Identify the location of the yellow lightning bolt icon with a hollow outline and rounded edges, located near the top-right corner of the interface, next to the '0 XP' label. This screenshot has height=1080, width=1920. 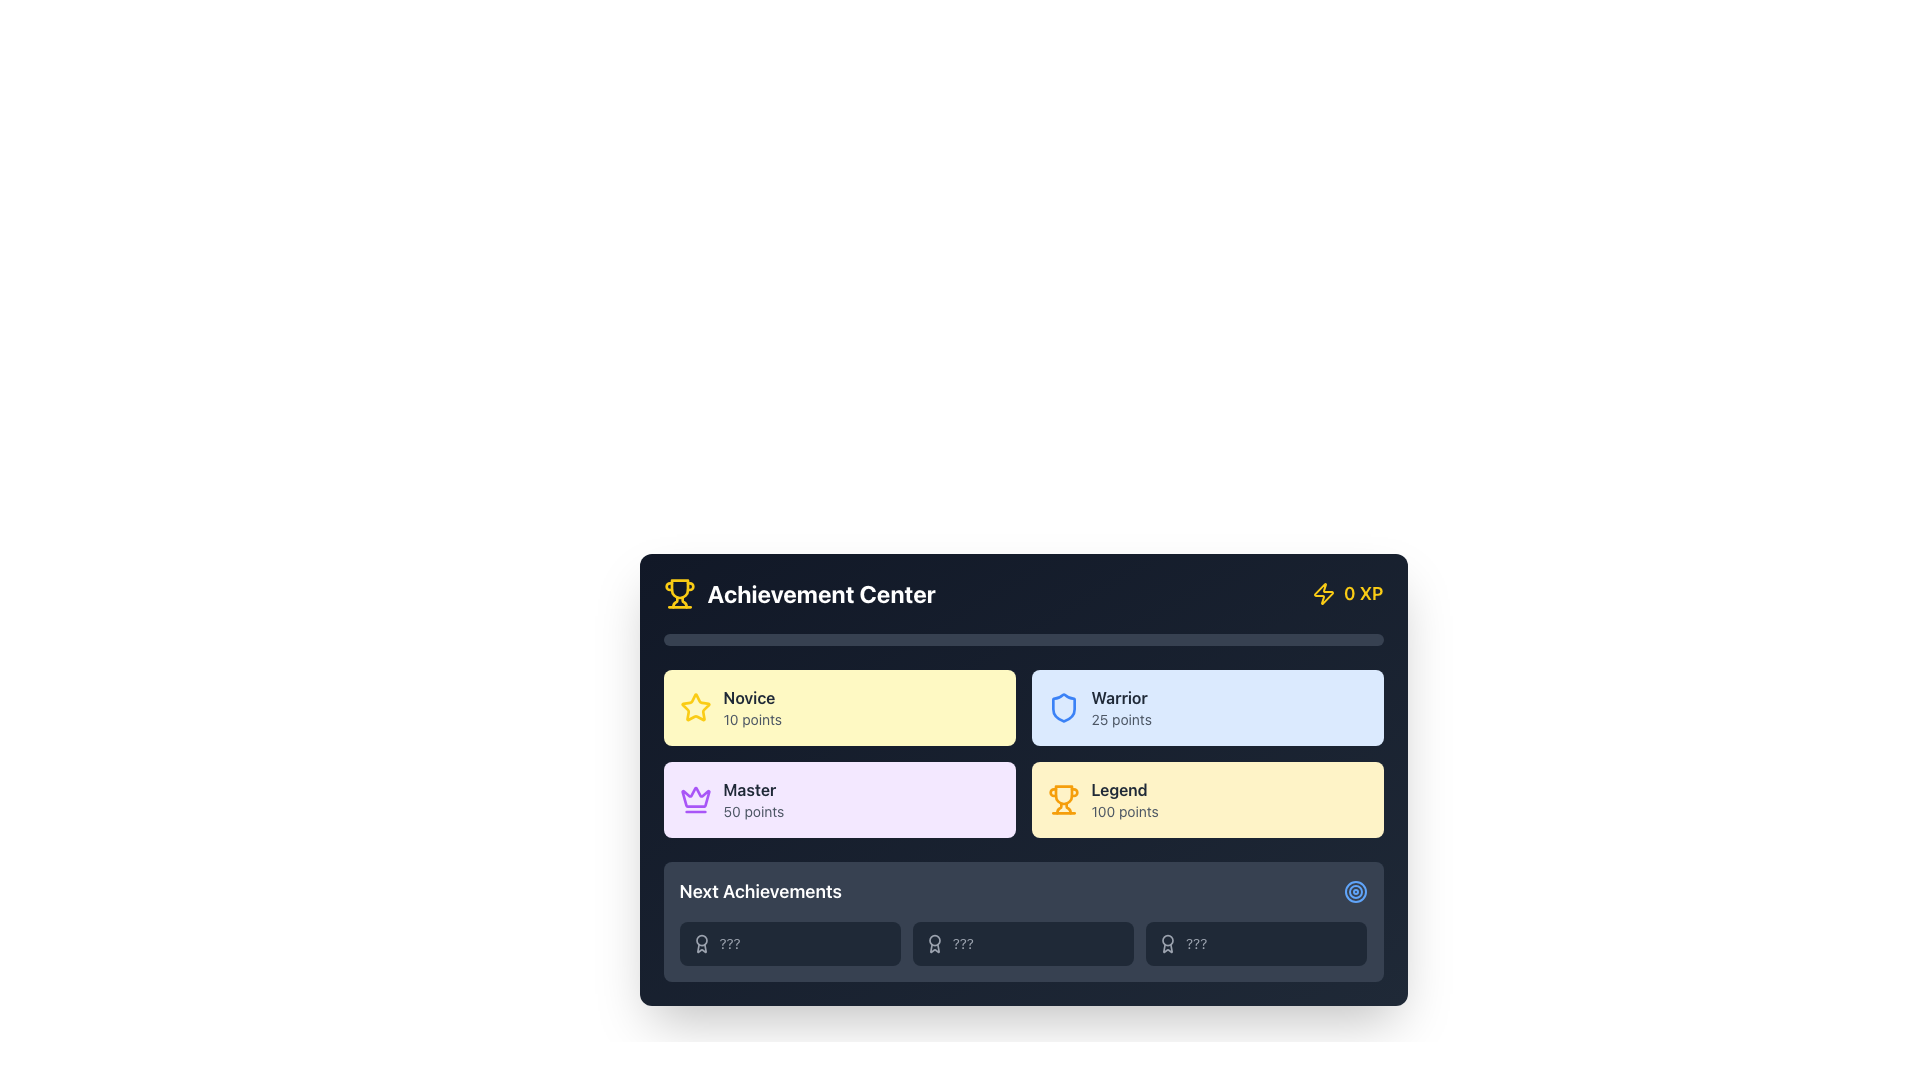
(1323, 593).